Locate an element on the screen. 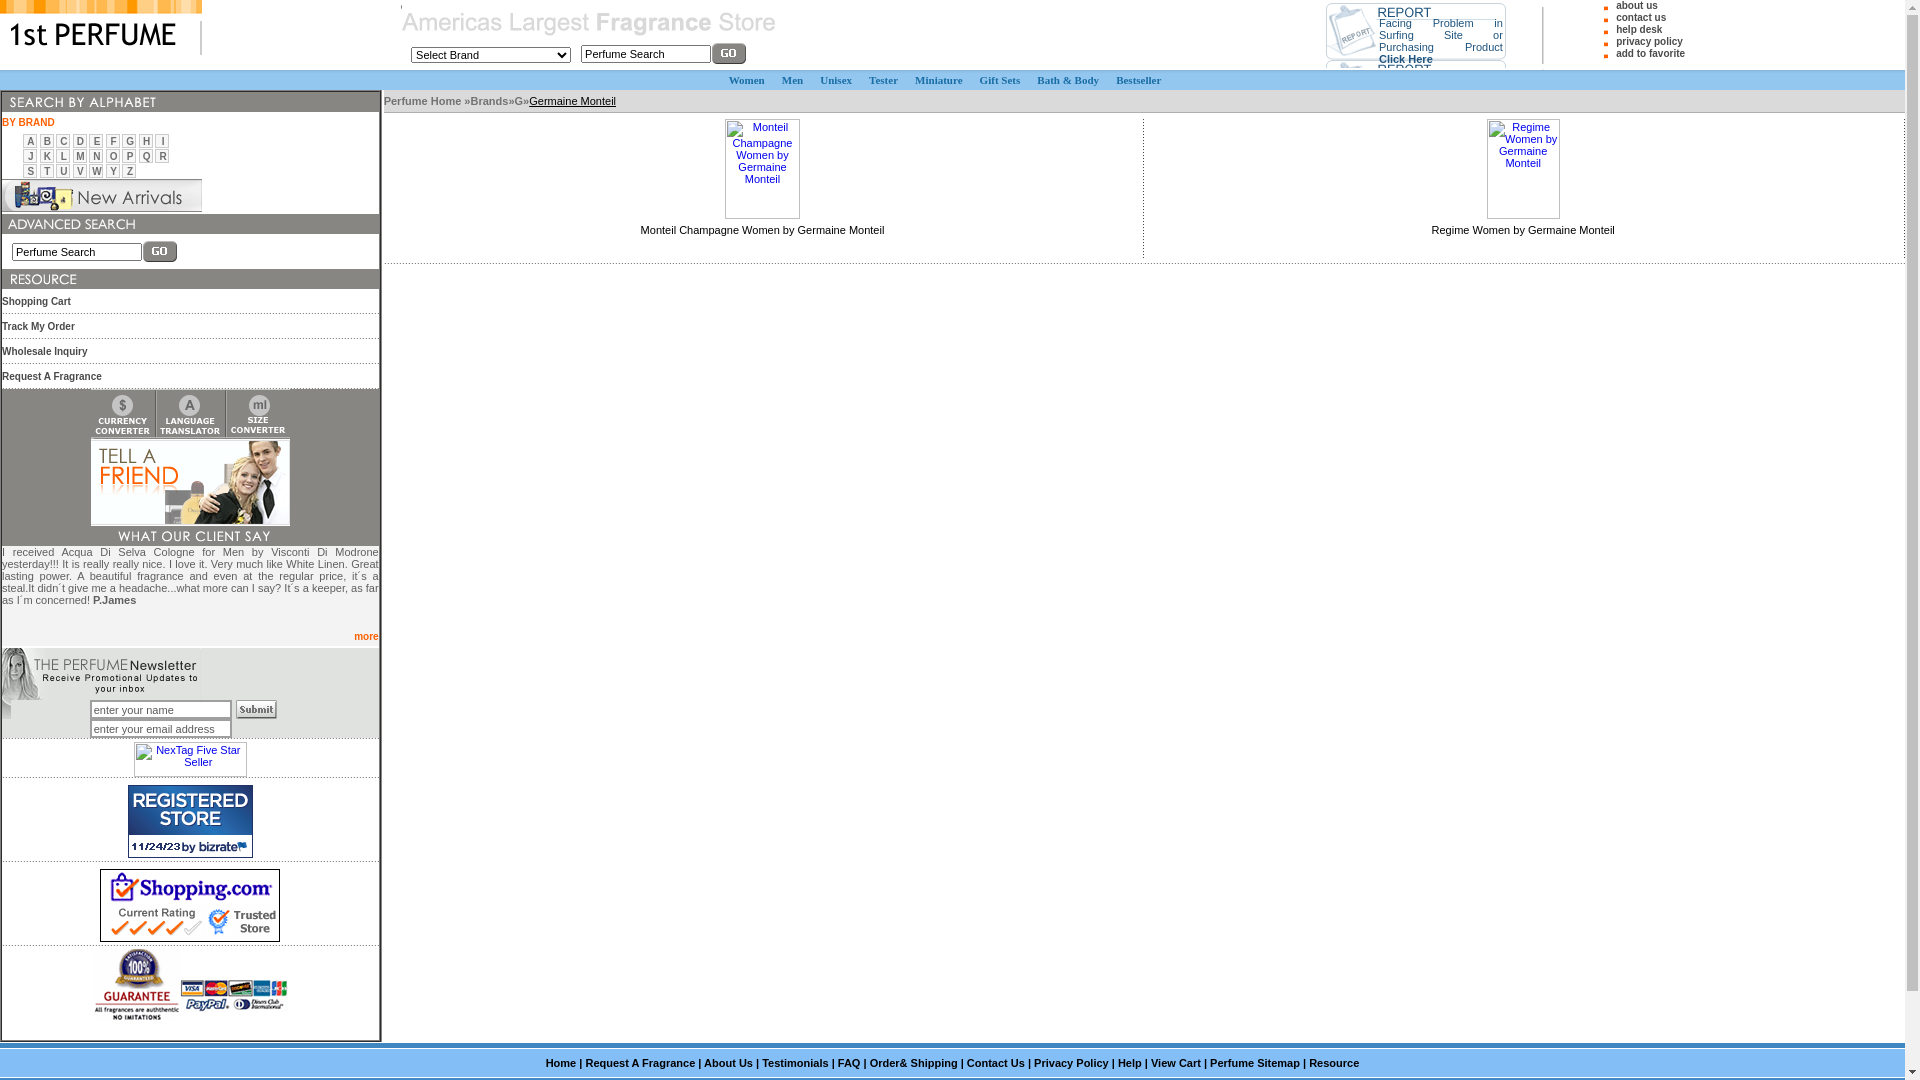  'about us' is located at coordinates (1636, 5).